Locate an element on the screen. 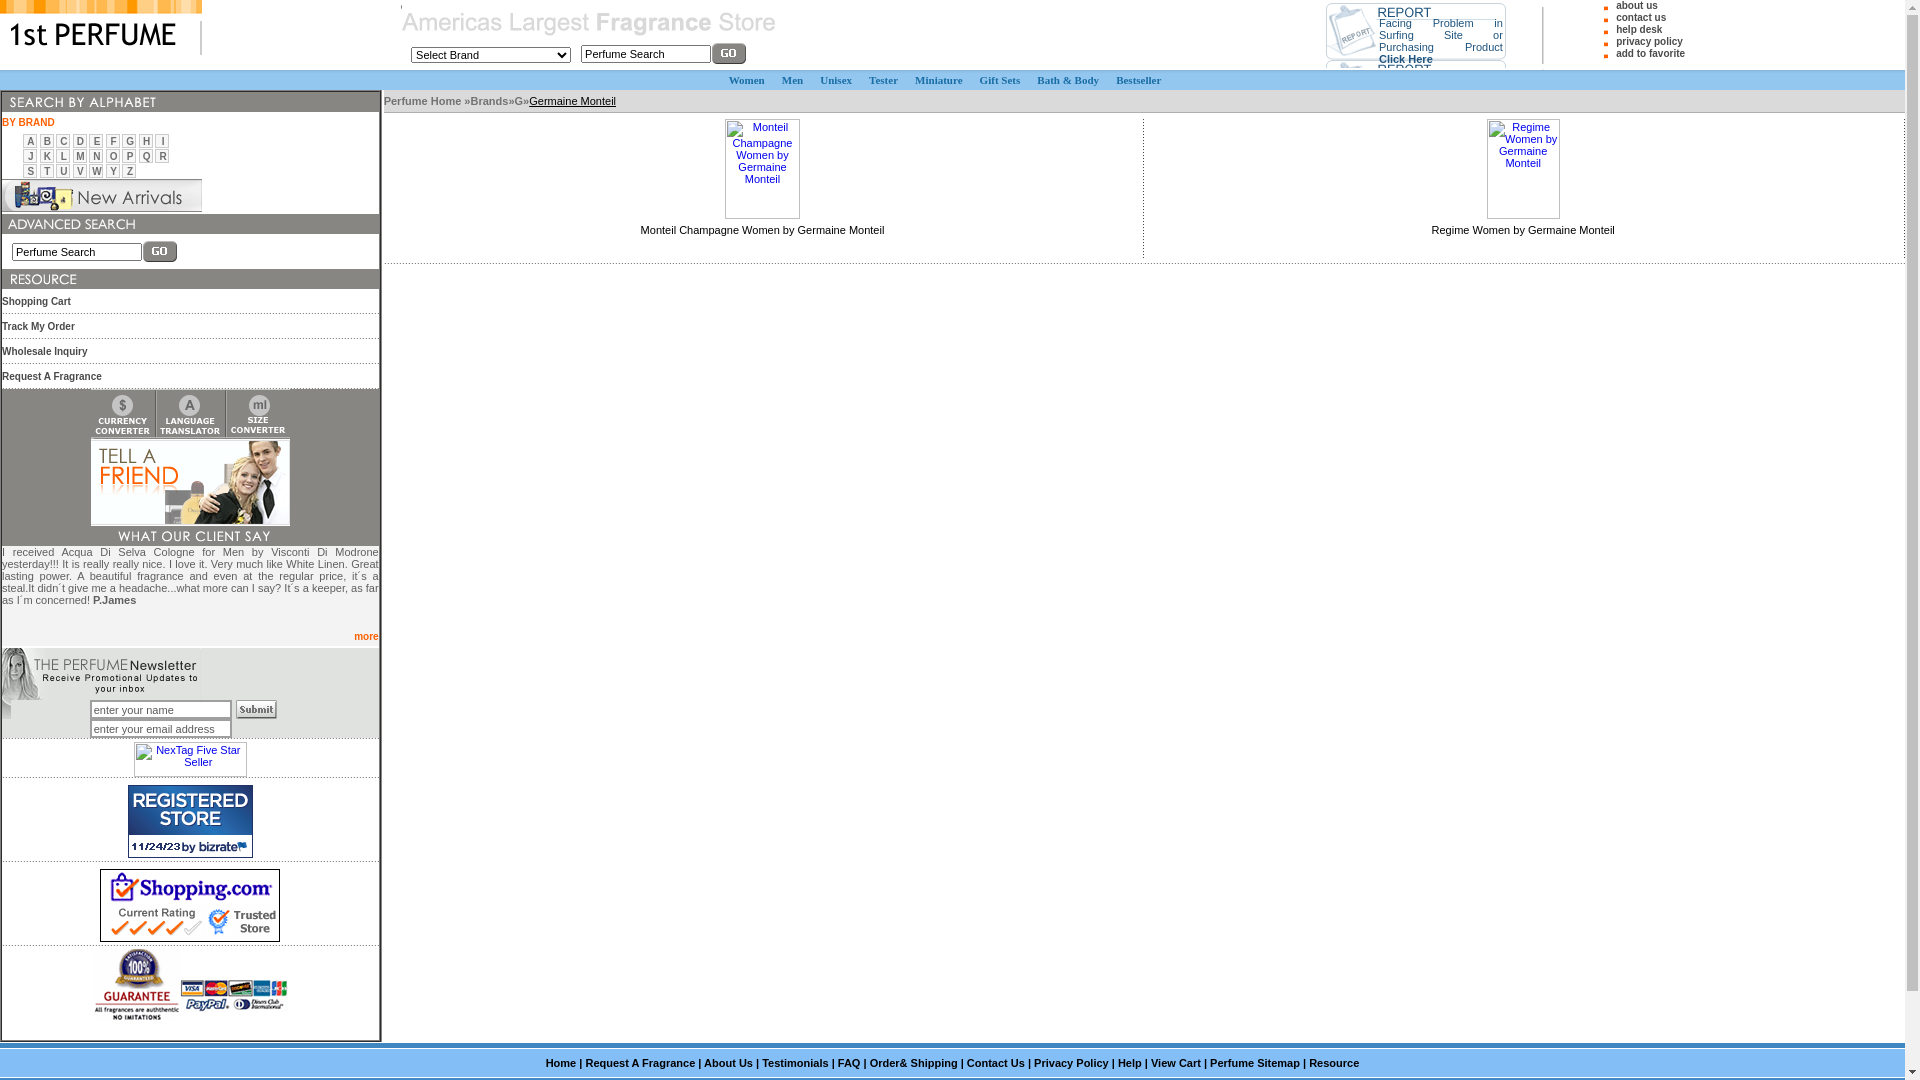  'about us' is located at coordinates (1636, 5).